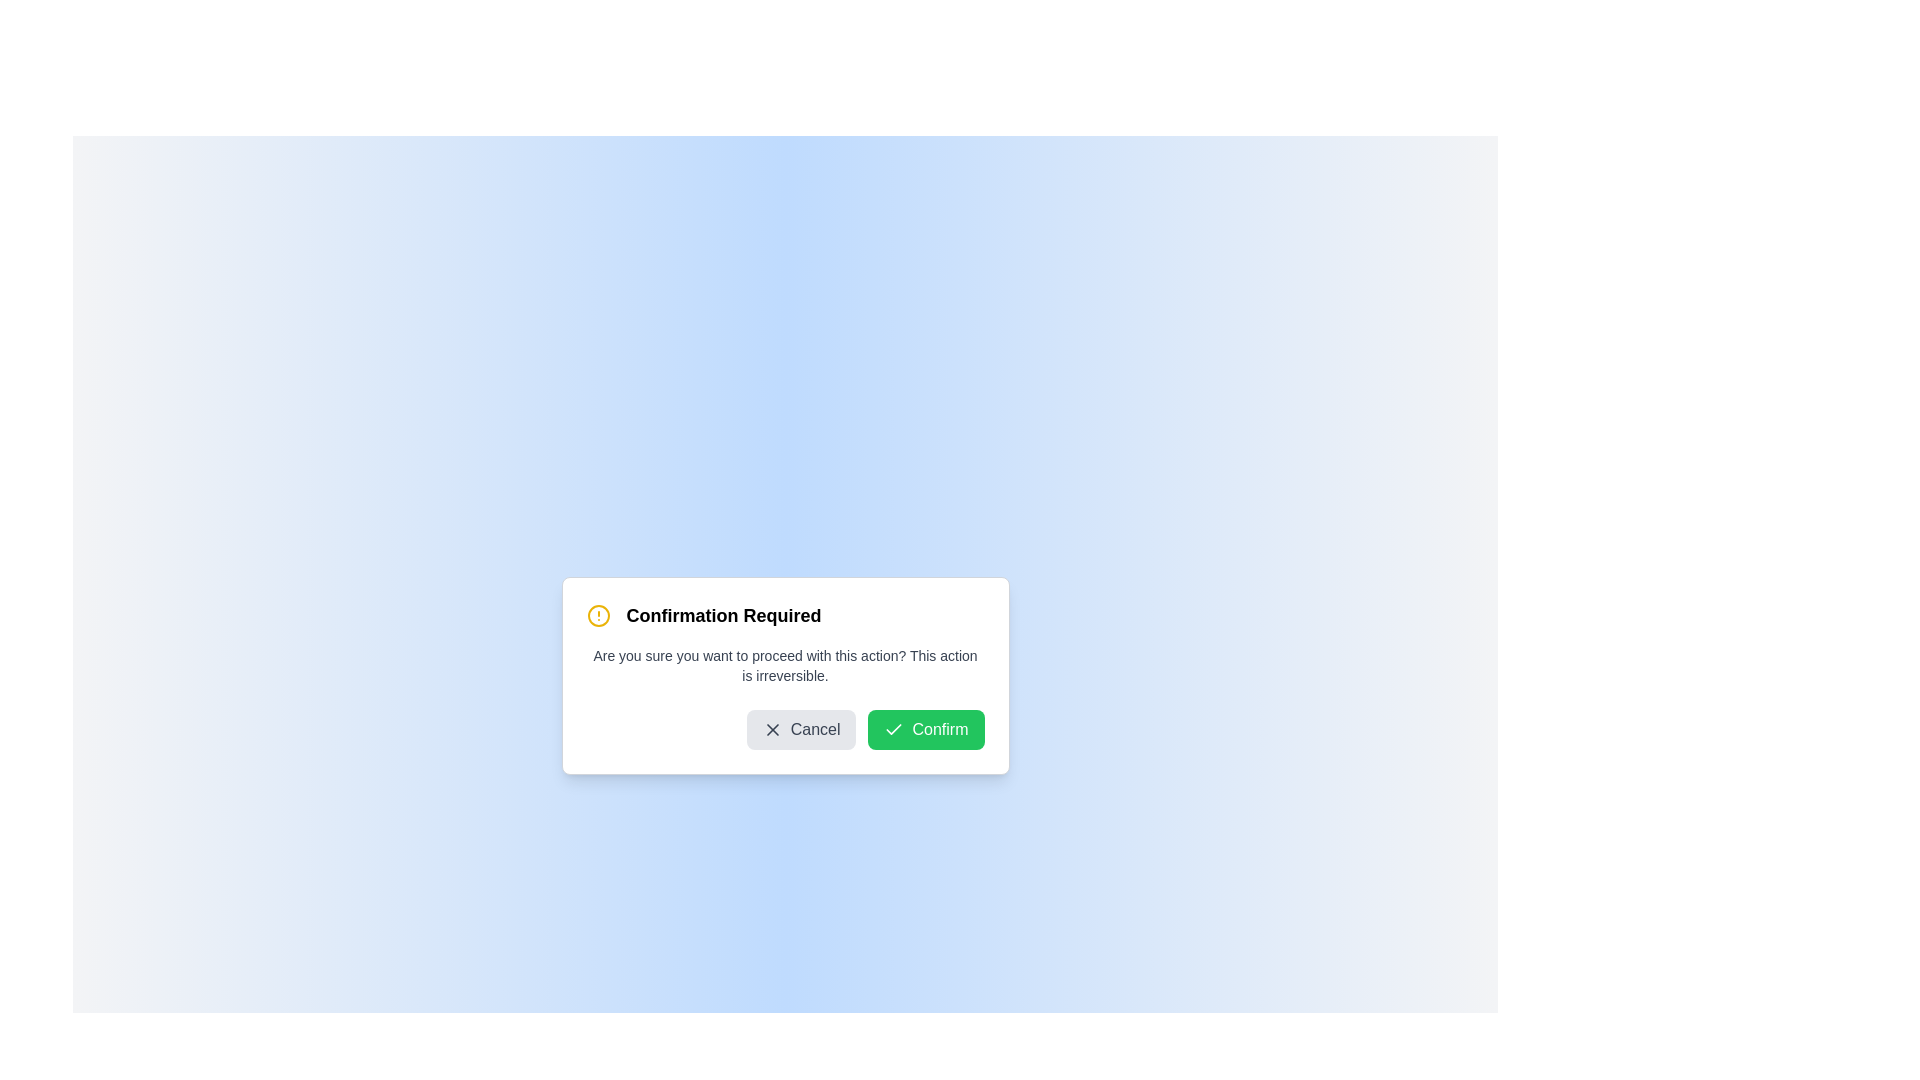  I want to click on the close icon in the top-left corner of the dialog box, so click(771, 729).